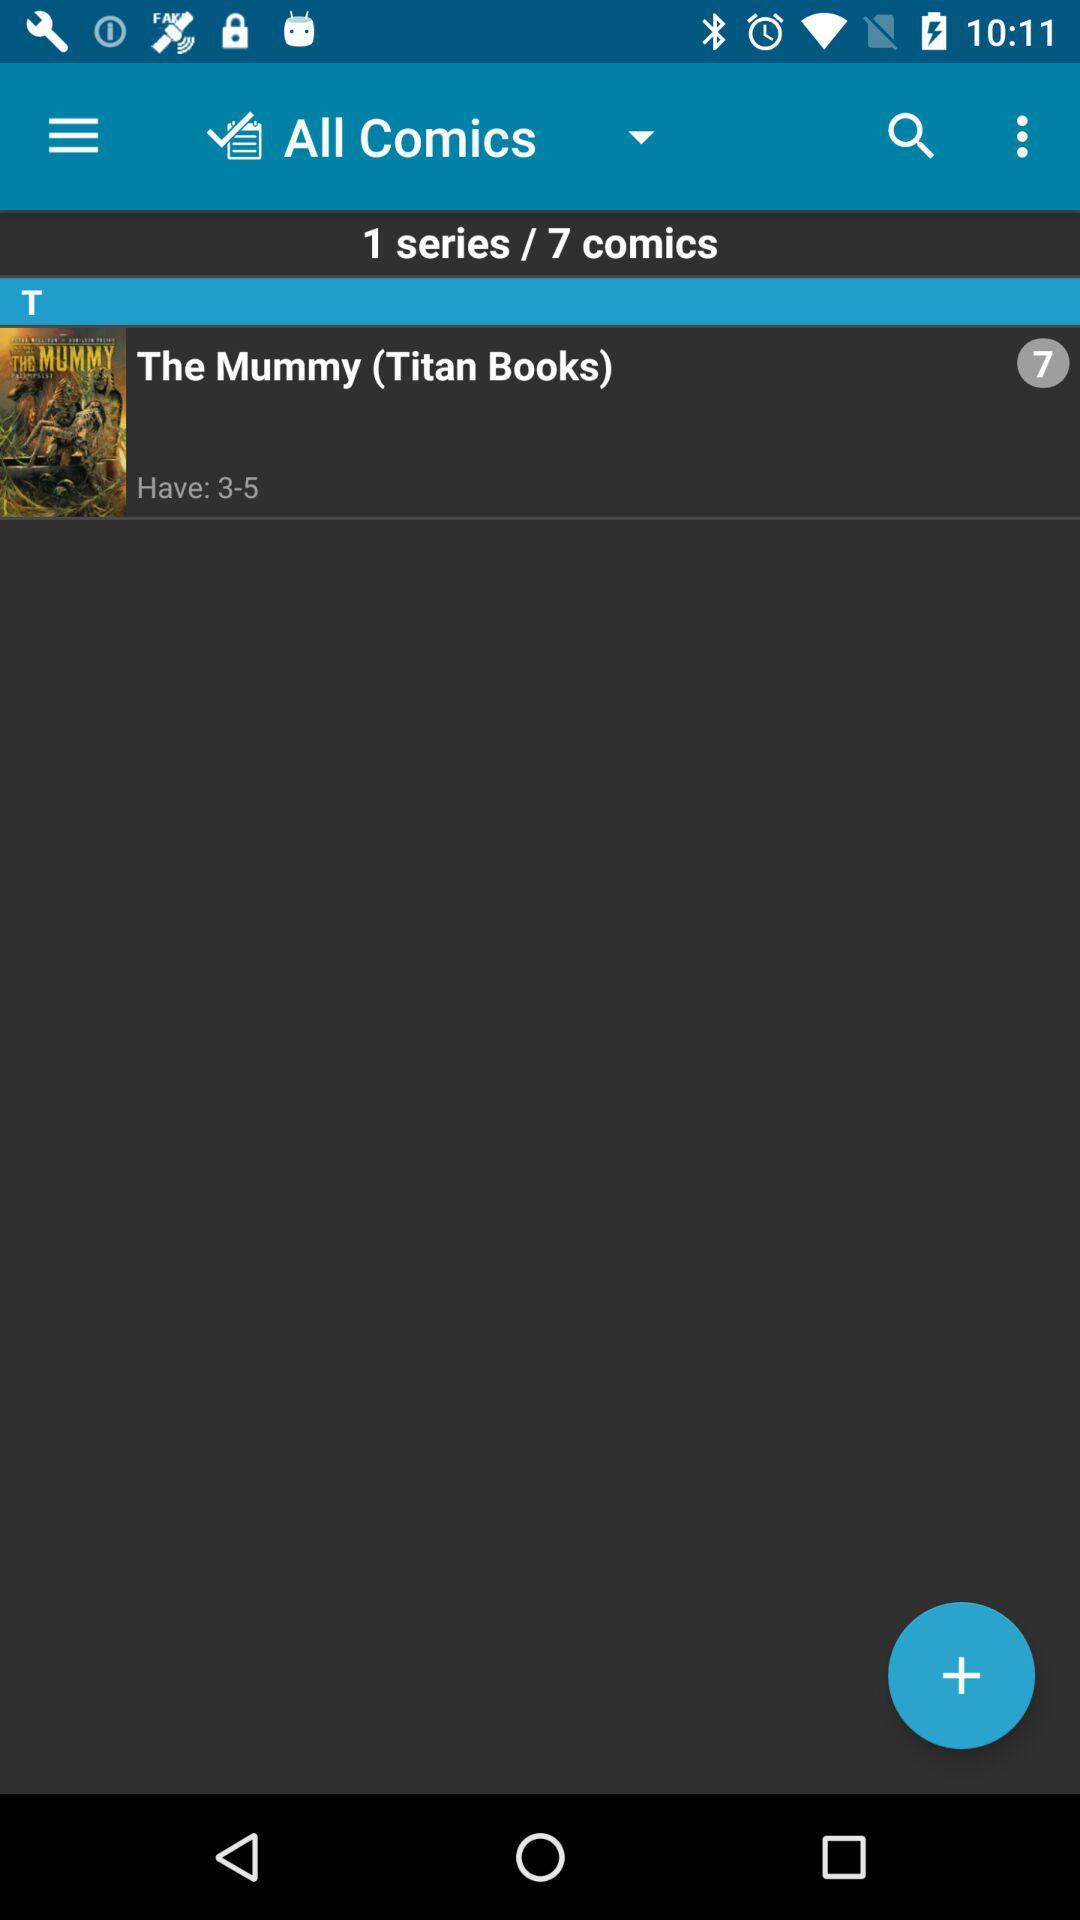  Describe the element at coordinates (960, 1675) in the screenshot. I see `new series` at that location.